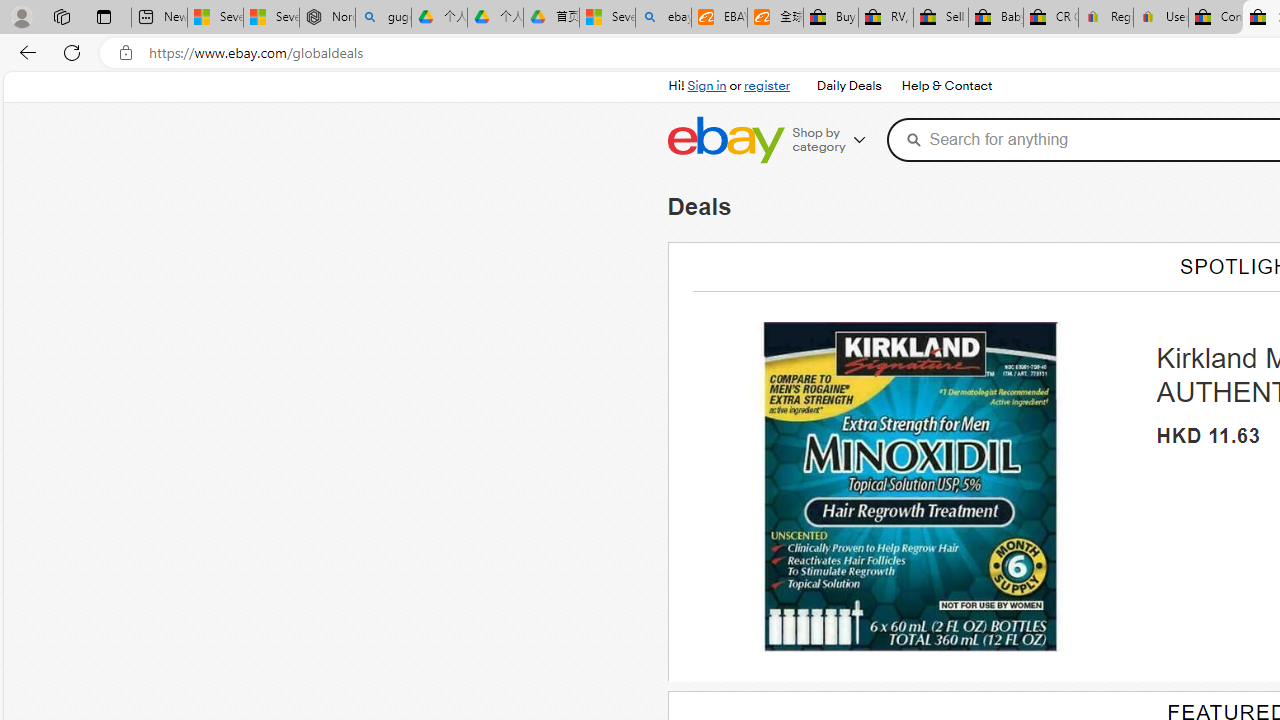 This screenshot has height=720, width=1280. I want to click on 'eBay Home', so click(724, 139).